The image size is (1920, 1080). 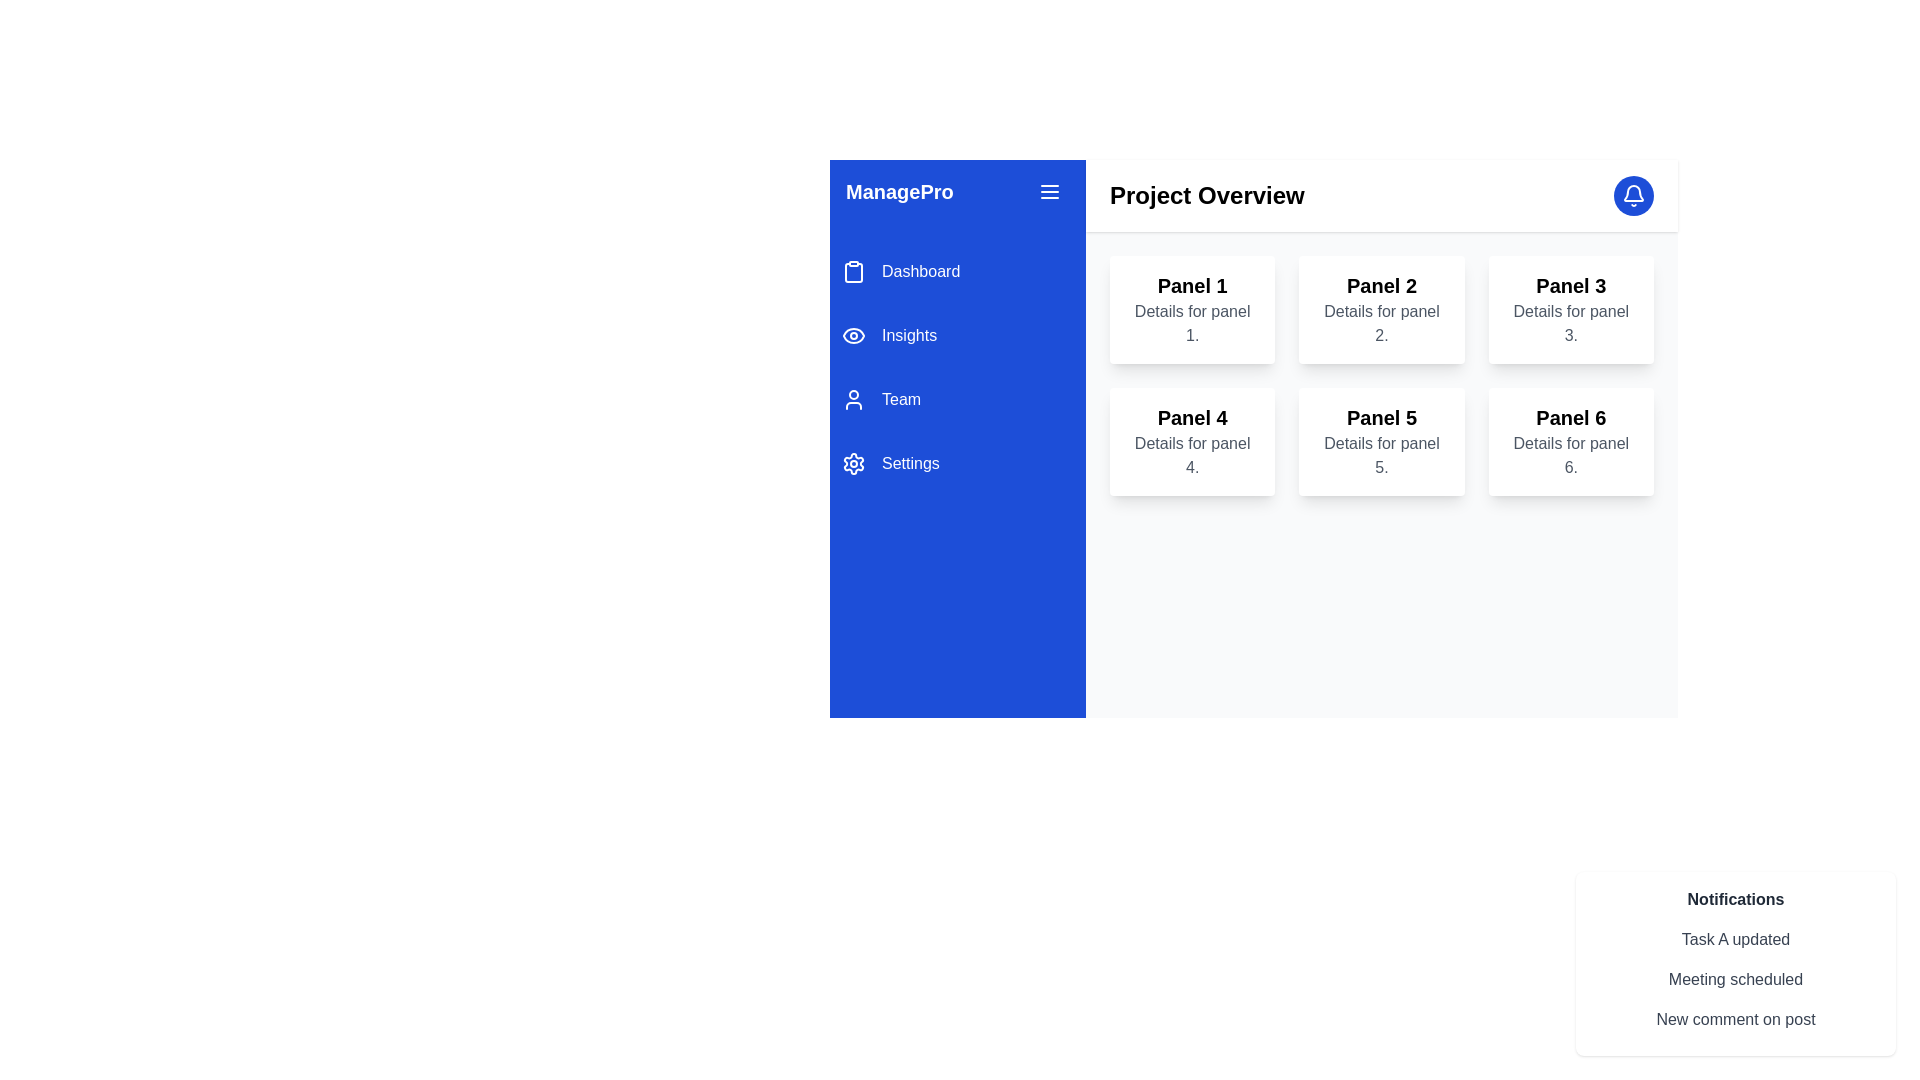 I want to click on the static text label 'ManagePro' which is prominently displayed in white on a blue background at the top-left corner of the sidebar, so click(x=898, y=192).